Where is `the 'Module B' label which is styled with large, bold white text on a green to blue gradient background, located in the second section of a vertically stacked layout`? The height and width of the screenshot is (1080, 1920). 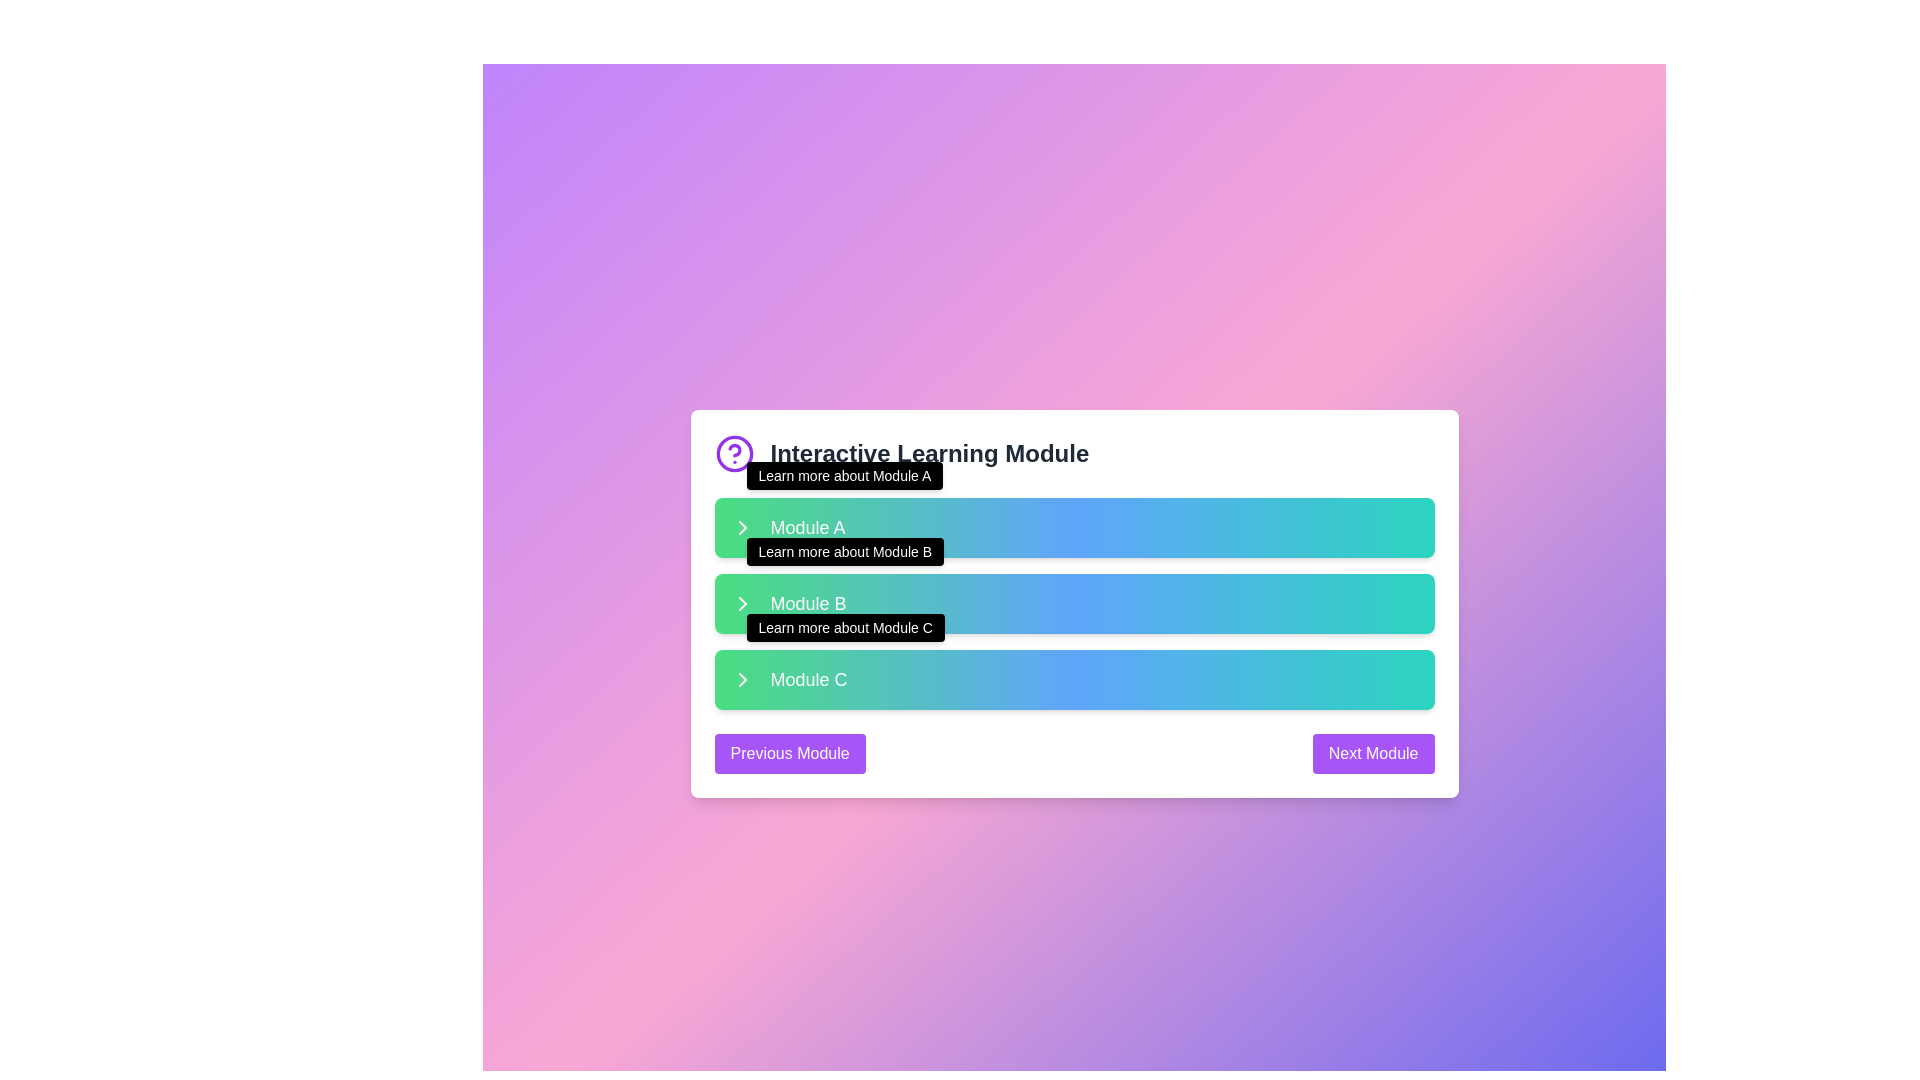 the 'Module B' label which is styled with large, bold white text on a green to blue gradient background, located in the second section of a vertically stacked layout is located at coordinates (808, 603).